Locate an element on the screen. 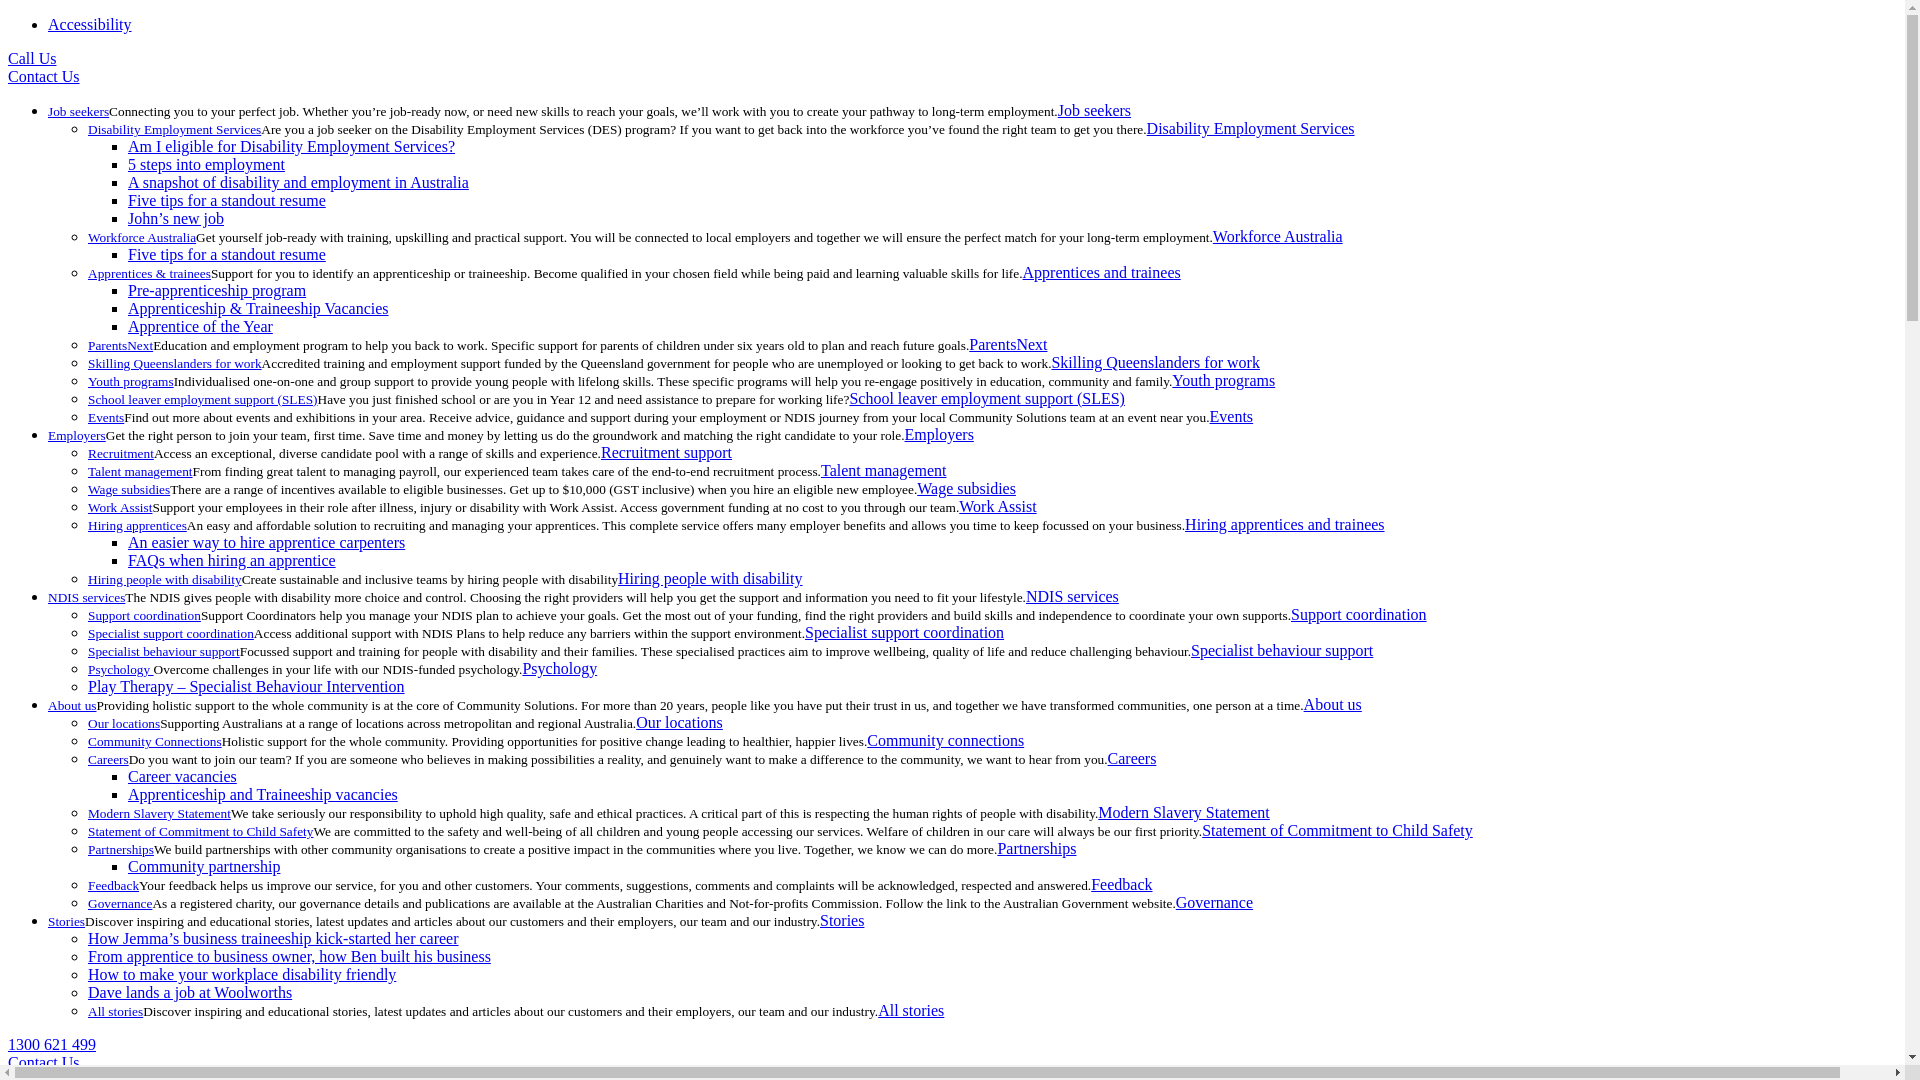 This screenshot has height=1080, width=1920. 'Partnerships' is located at coordinates (1036, 848).